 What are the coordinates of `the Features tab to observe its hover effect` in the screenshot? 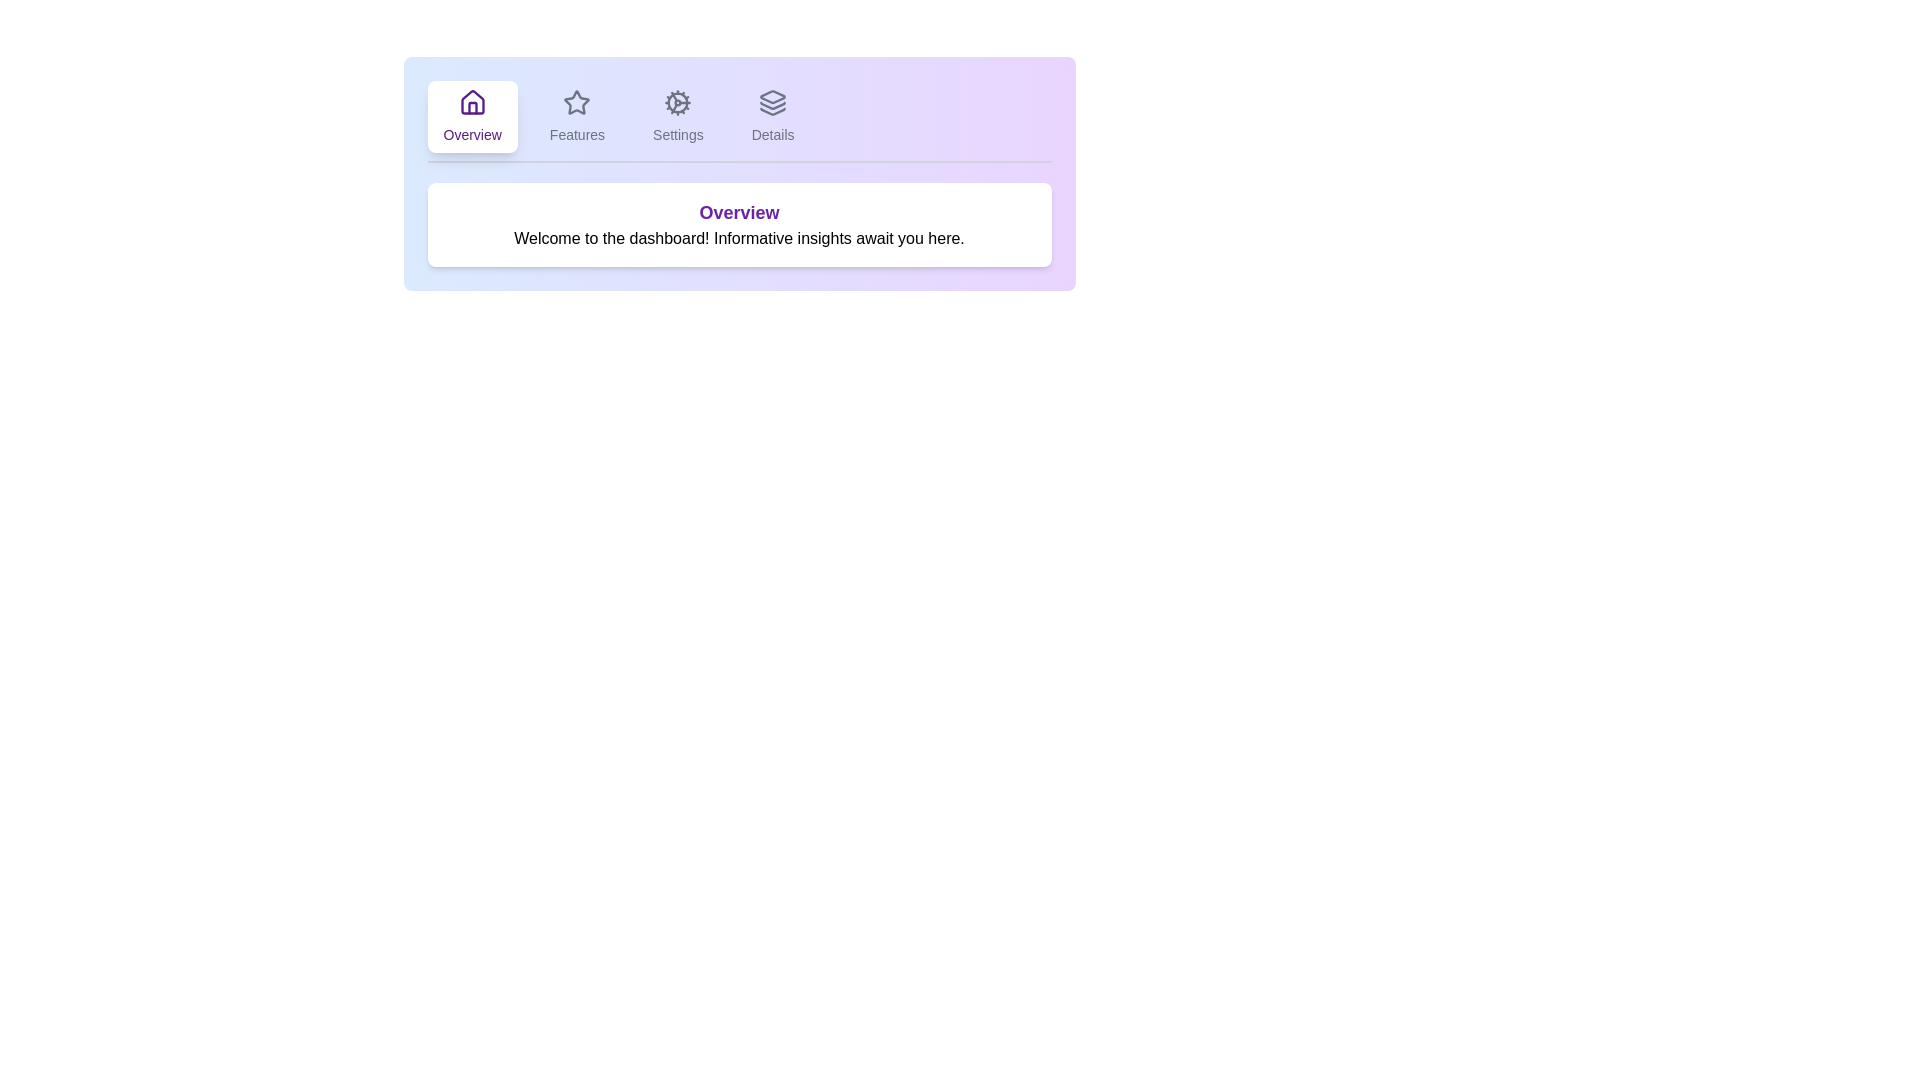 It's located at (576, 116).